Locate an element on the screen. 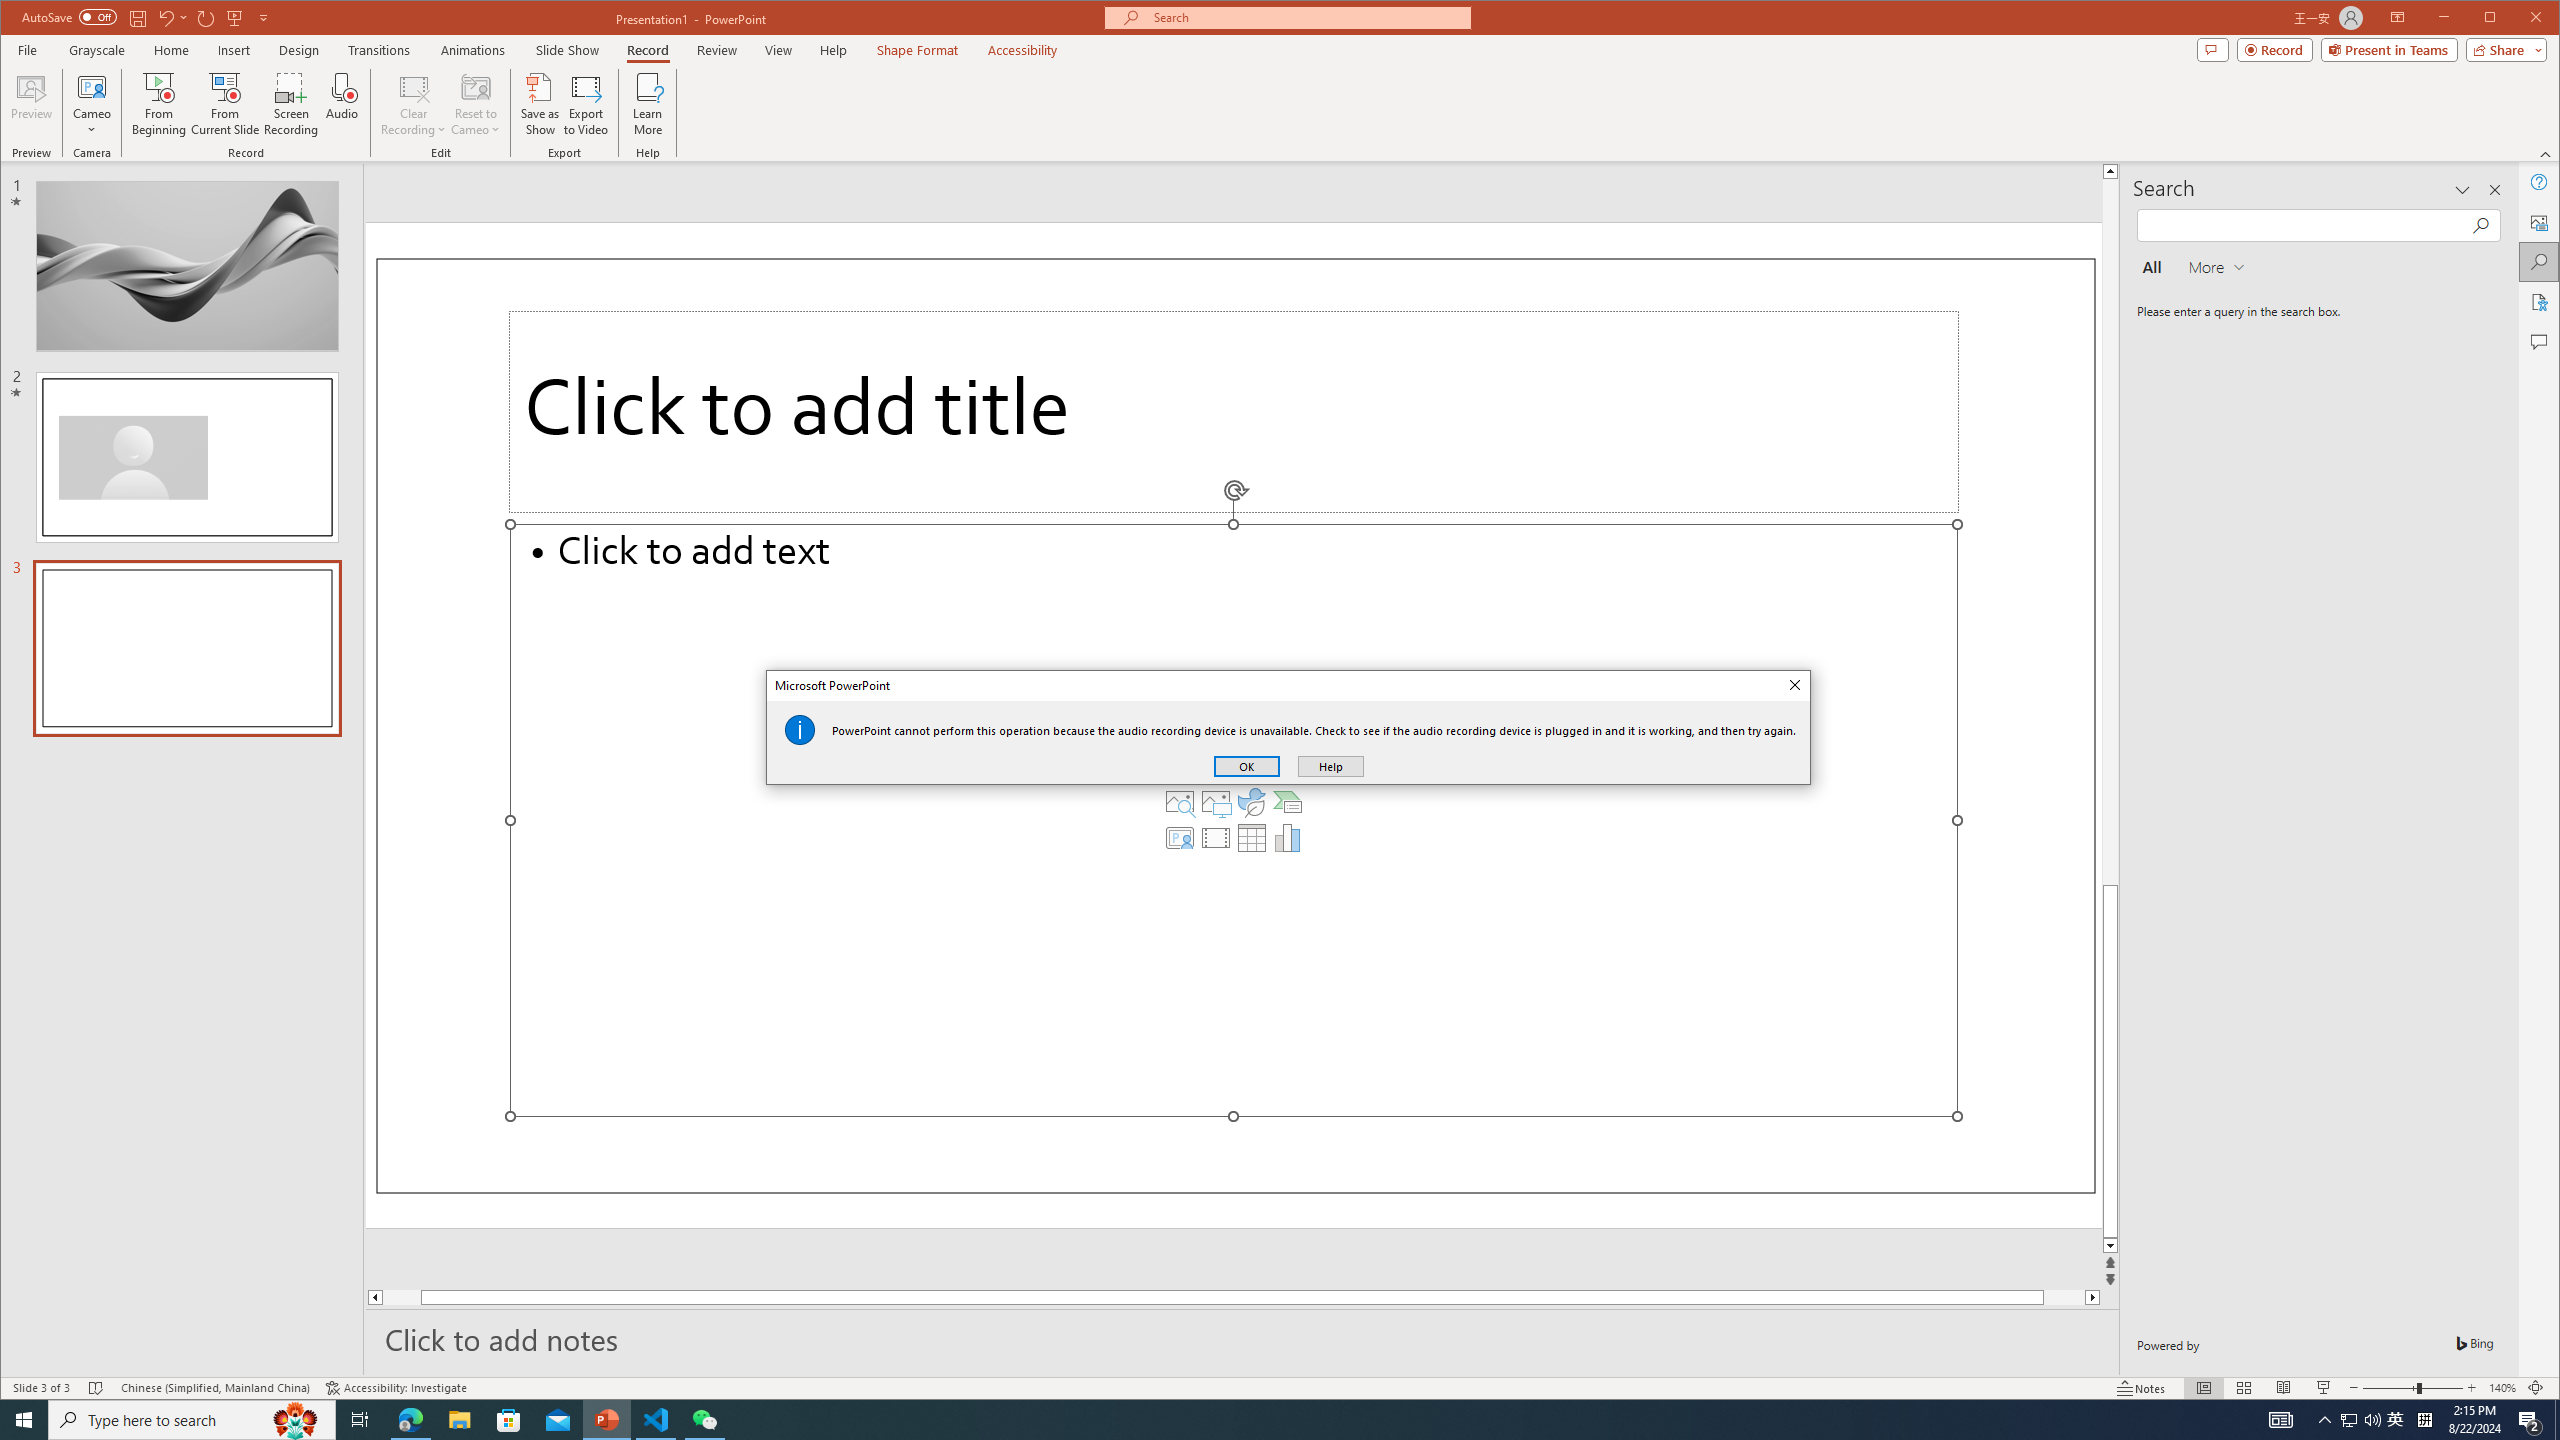 The width and height of the screenshot is (2560, 1440). 'Reset to Cameo' is located at coordinates (473, 103).